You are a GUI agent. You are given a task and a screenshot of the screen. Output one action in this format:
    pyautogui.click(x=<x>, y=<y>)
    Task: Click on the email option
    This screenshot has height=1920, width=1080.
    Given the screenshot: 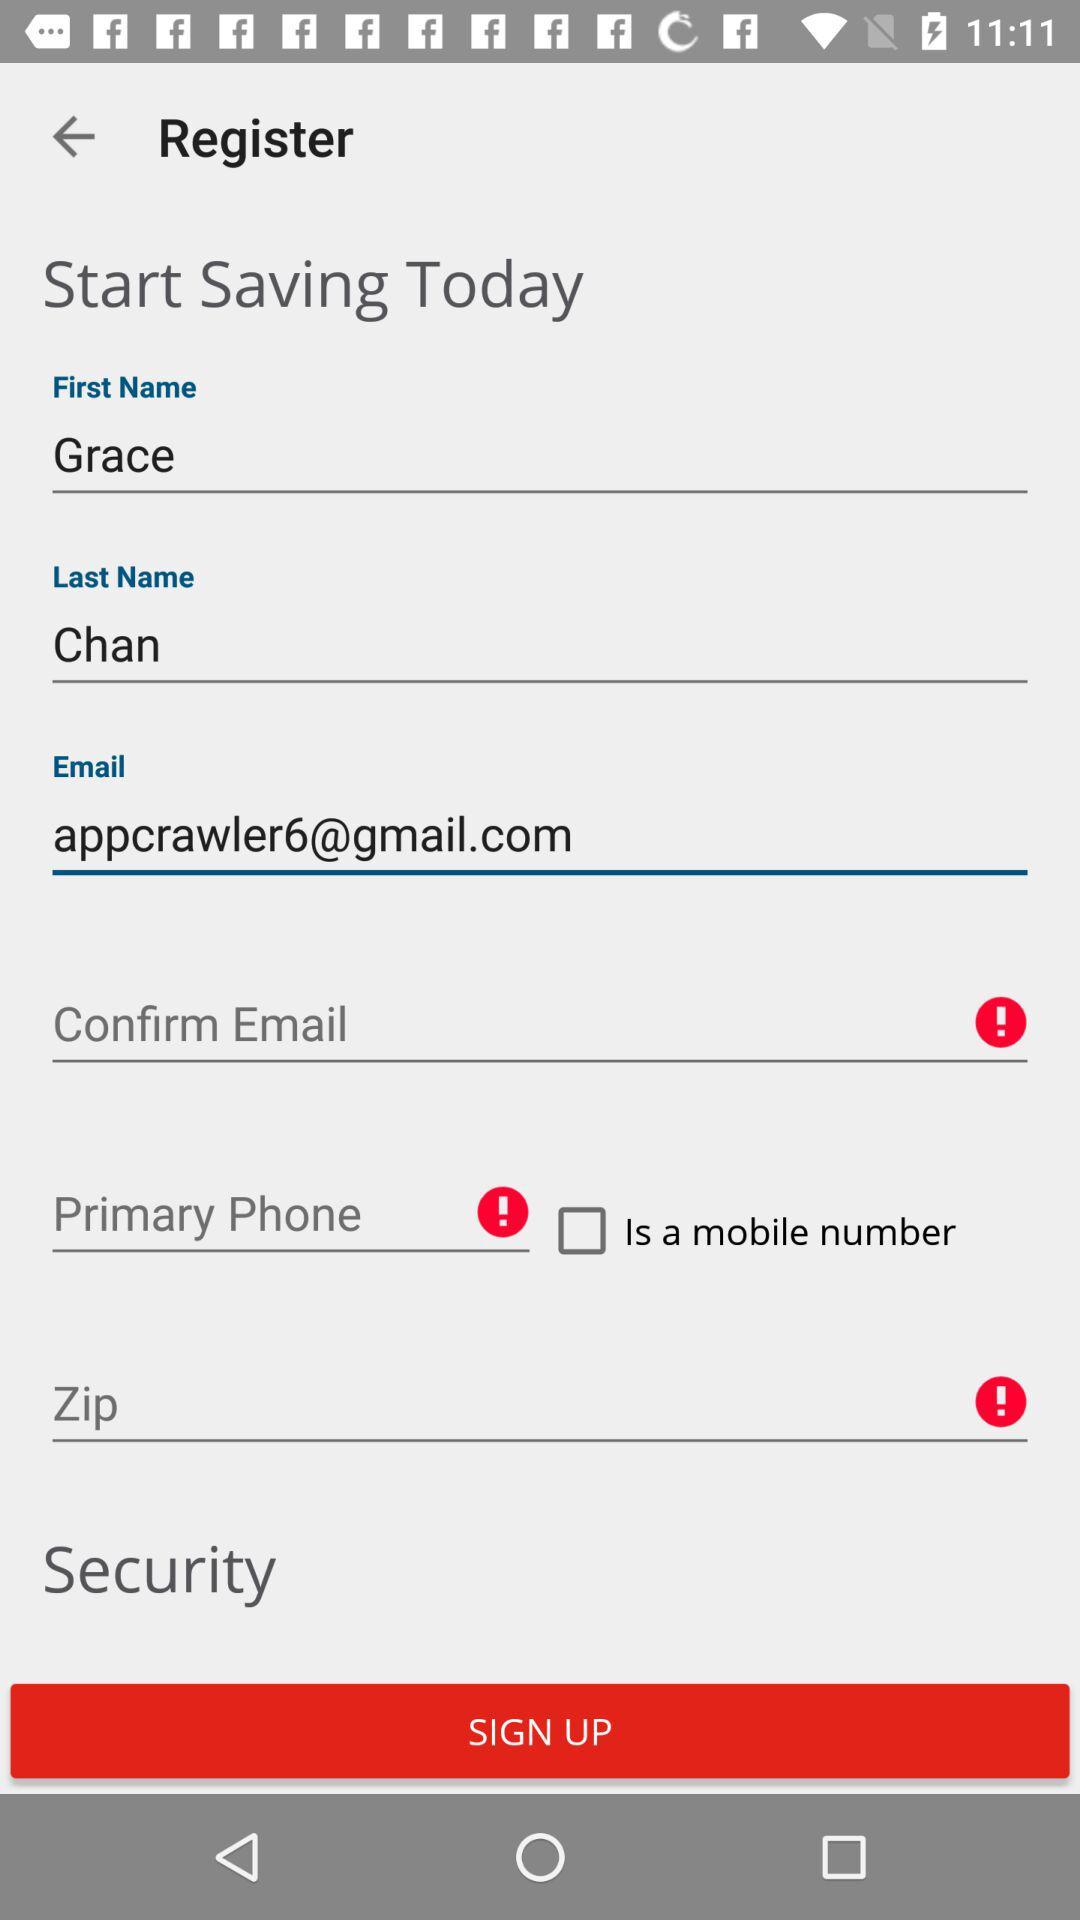 What is the action you would take?
    pyautogui.click(x=540, y=1023)
    